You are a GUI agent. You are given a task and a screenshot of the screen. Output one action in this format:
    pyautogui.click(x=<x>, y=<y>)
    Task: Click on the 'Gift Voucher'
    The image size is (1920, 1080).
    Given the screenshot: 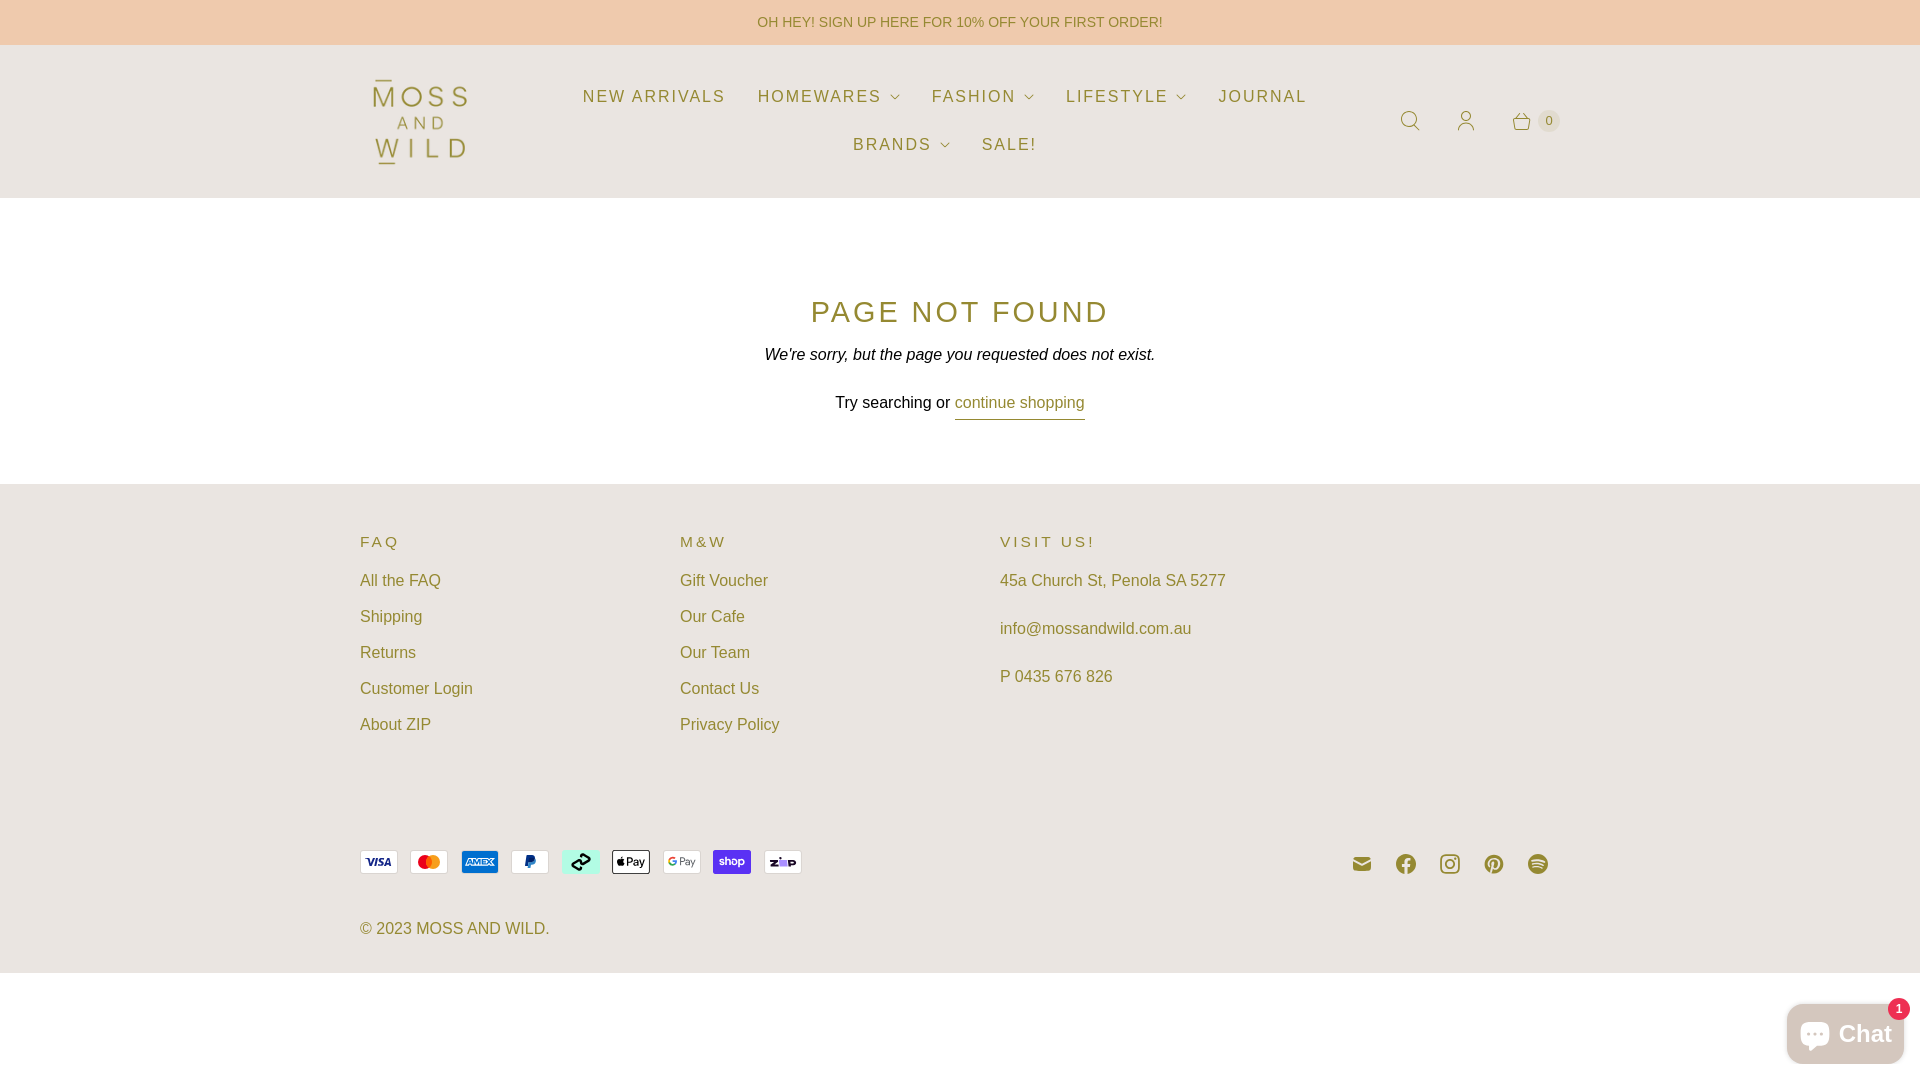 What is the action you would take?
    pyautogui.click(x=723, y=580)
    